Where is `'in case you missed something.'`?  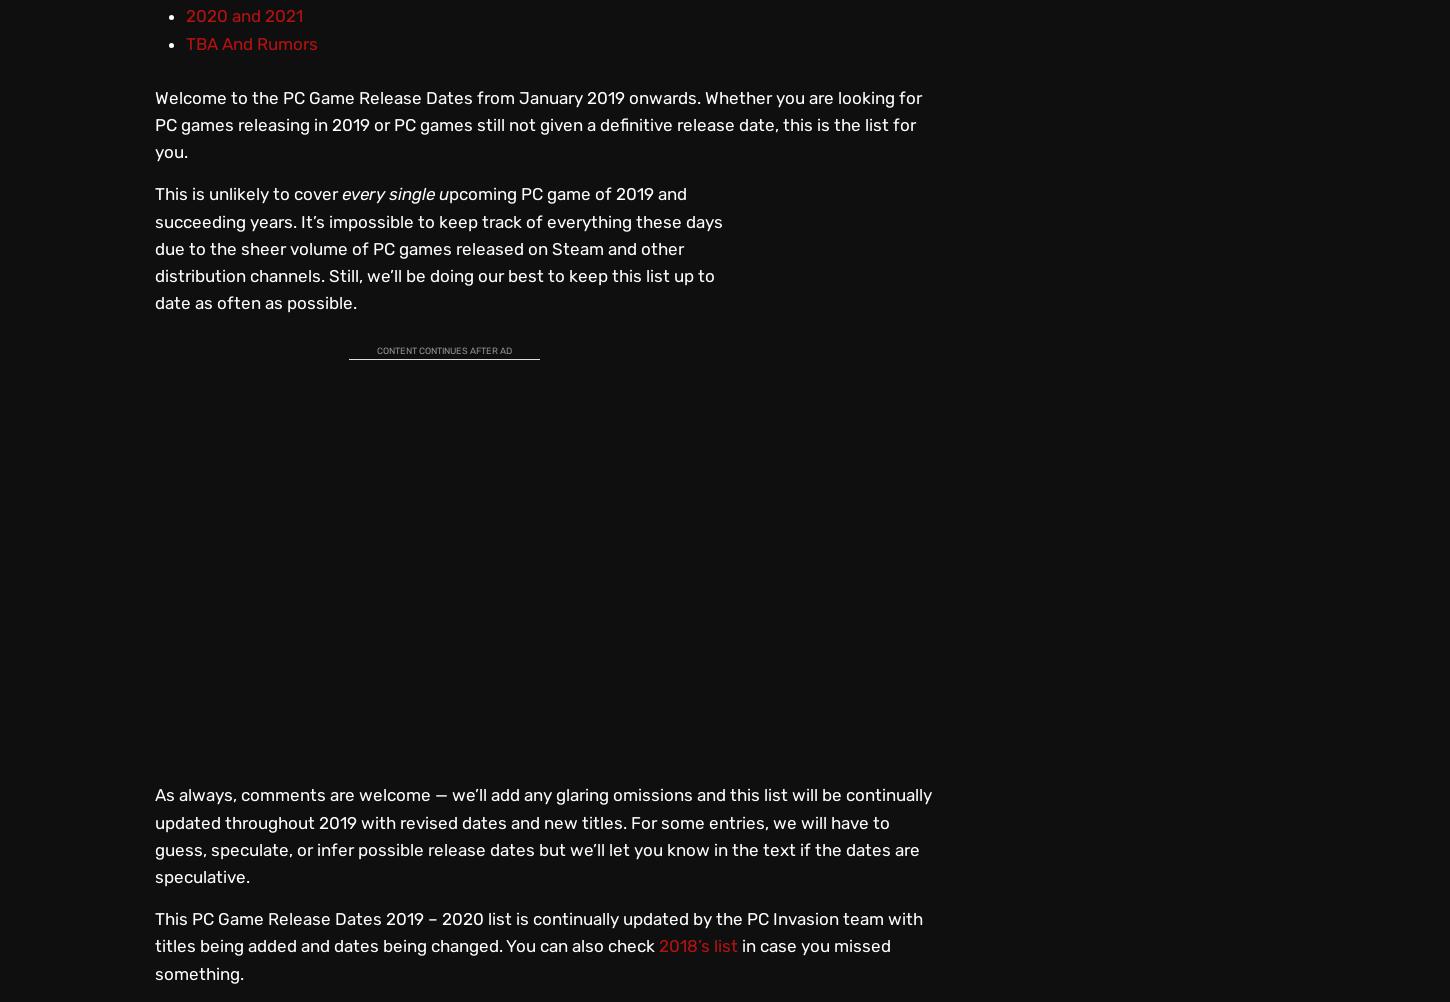
'in case you missed something.' is located at coordinates (523, 958).